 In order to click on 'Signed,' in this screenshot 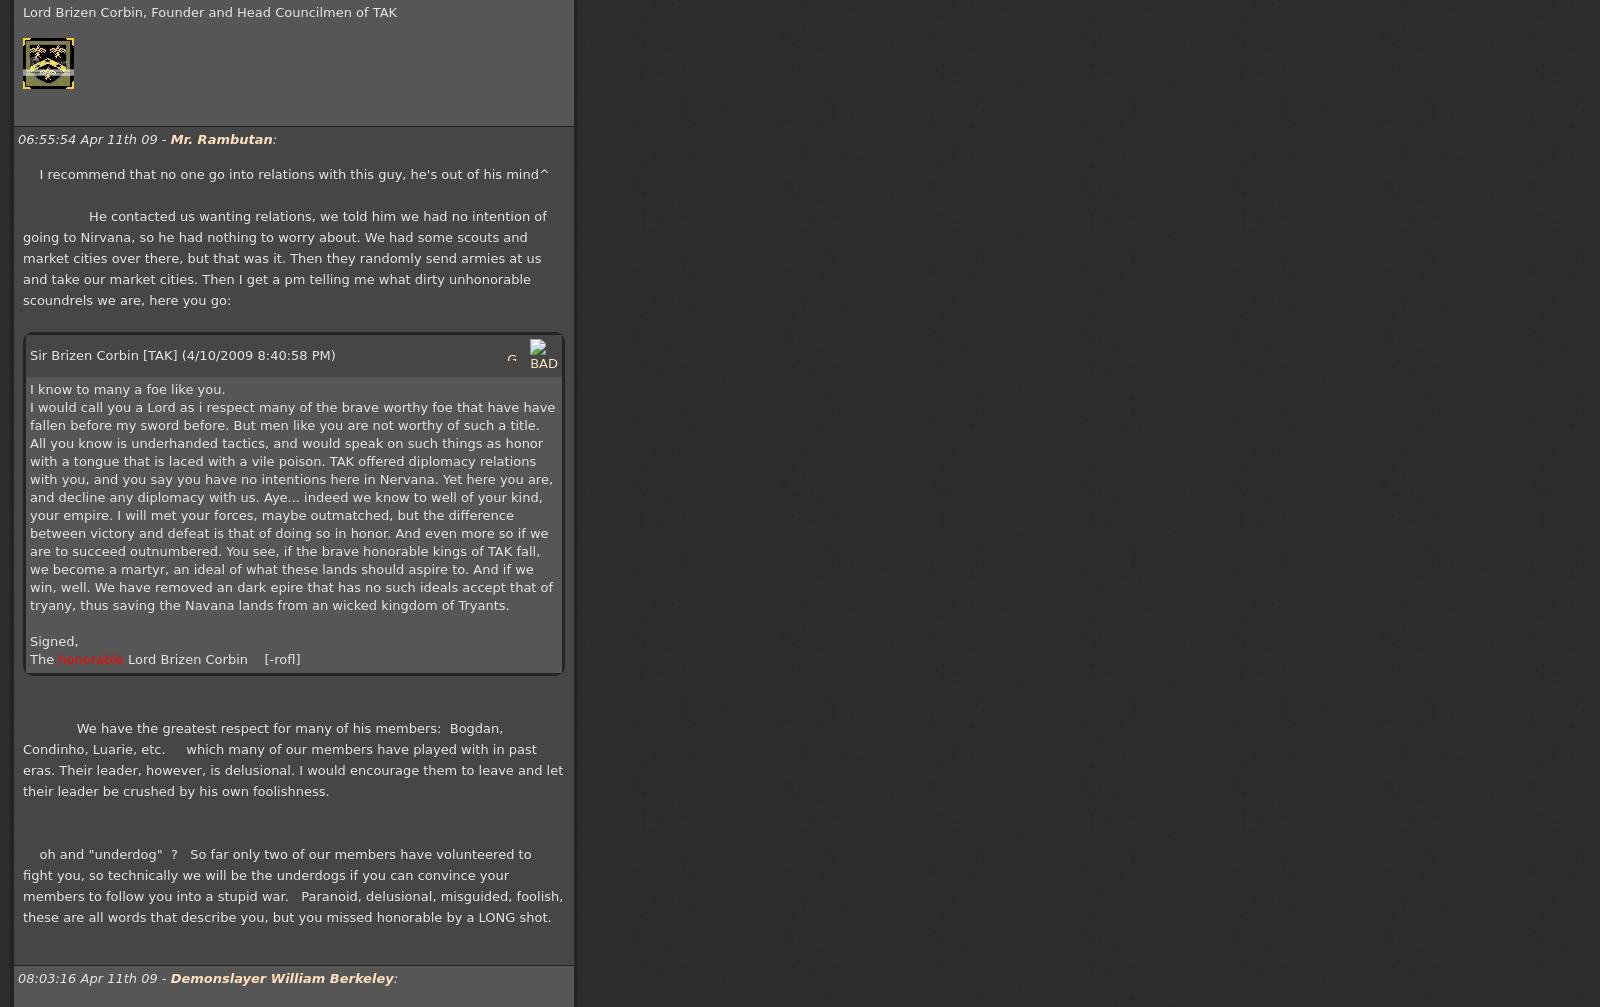, I will do `click(53, 640)`.